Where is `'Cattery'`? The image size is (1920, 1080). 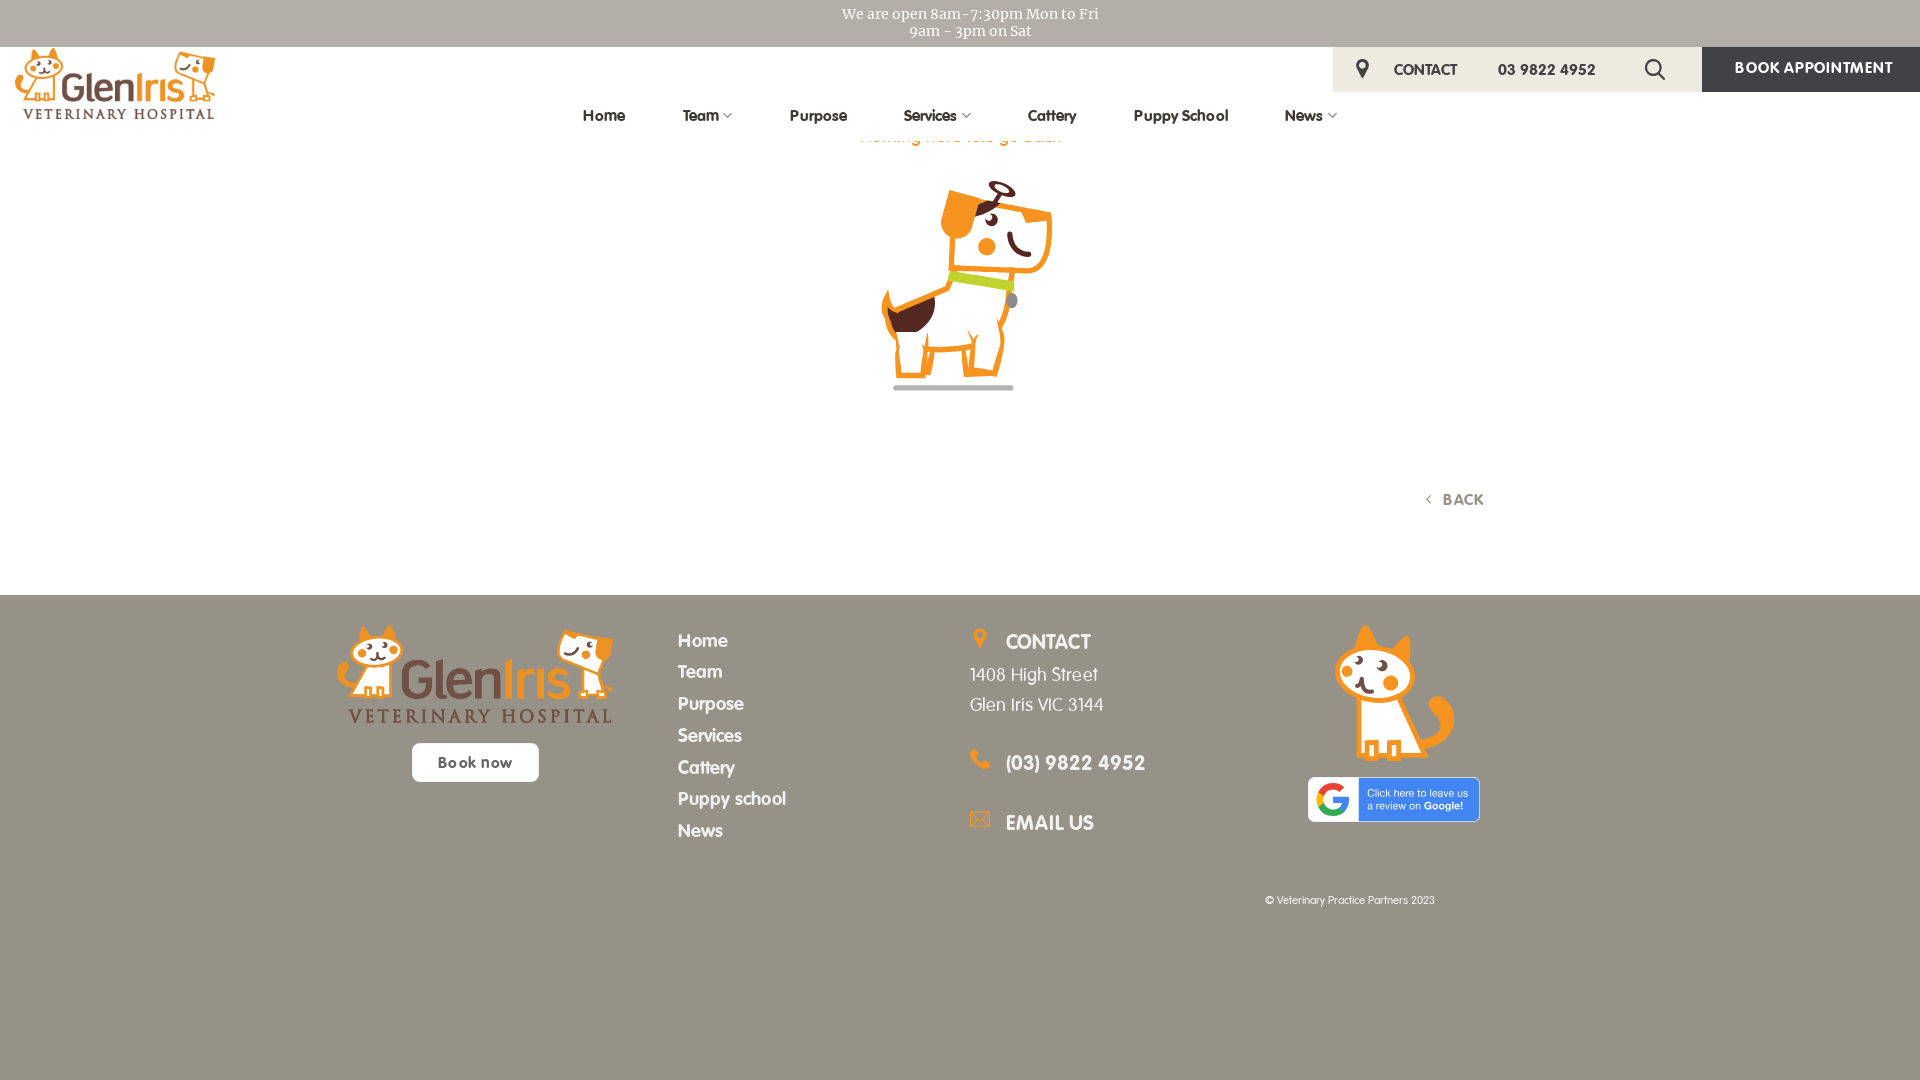
'Cattery' is located at coordinates (706, 766).